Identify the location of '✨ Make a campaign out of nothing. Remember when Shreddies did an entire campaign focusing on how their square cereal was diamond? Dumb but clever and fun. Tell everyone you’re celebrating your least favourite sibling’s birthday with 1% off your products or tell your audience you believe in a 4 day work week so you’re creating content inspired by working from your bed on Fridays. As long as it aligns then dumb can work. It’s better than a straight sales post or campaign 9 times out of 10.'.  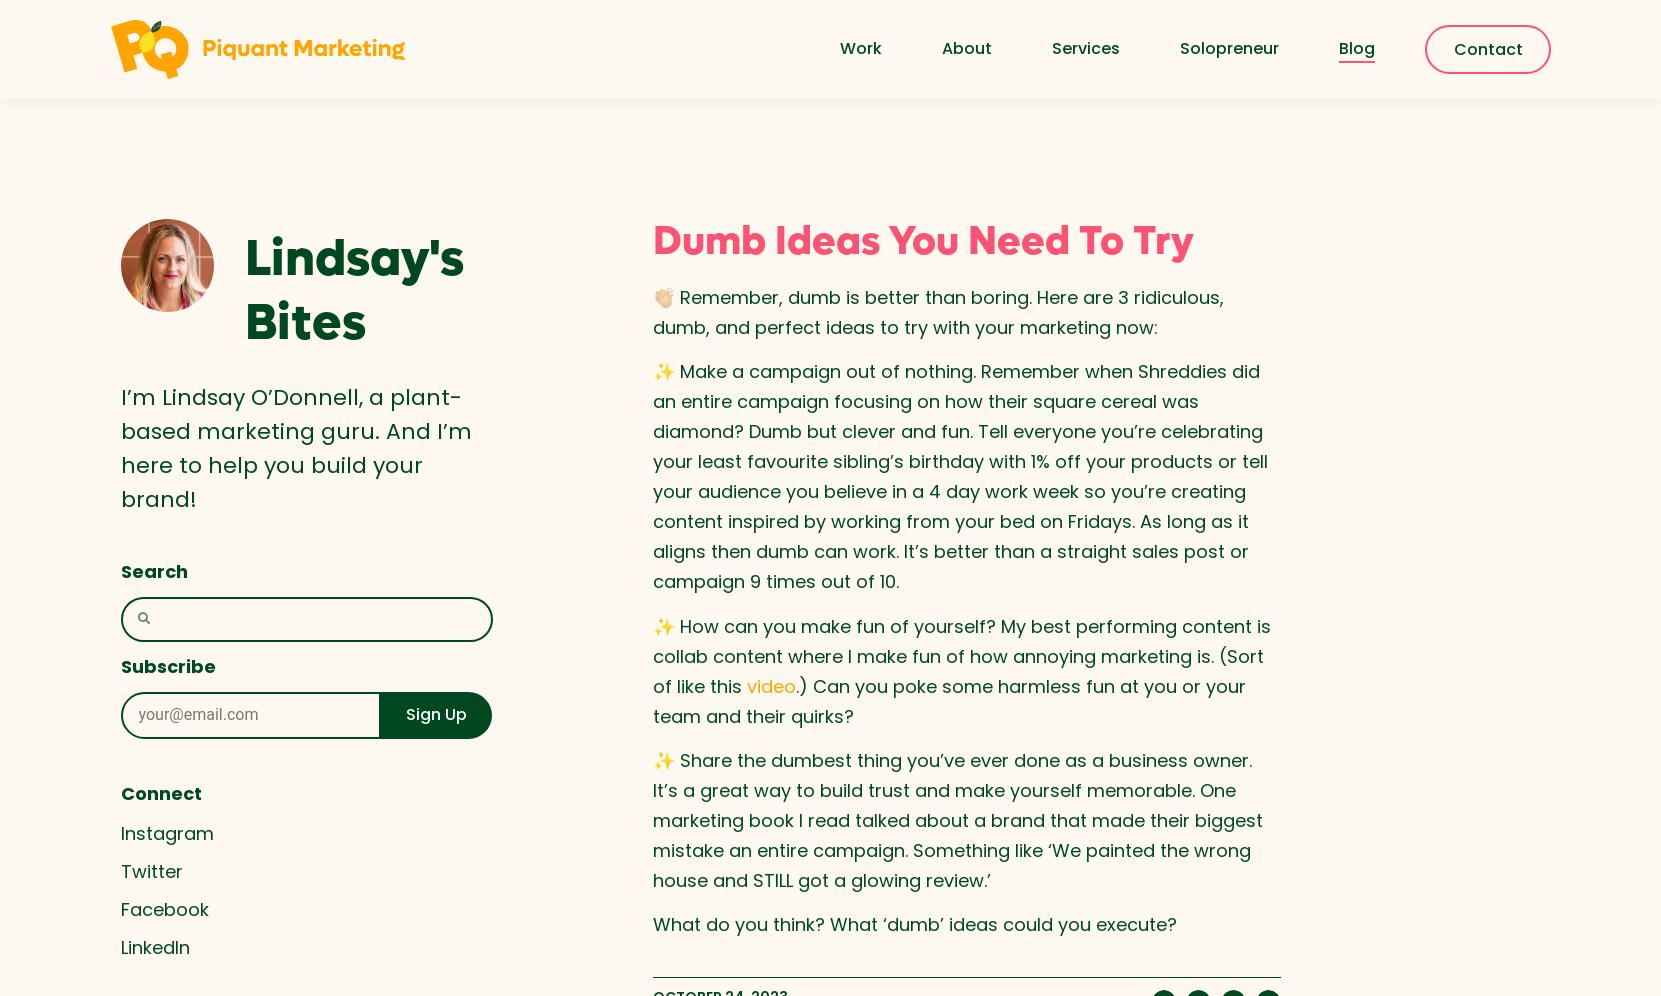
(958, 475).